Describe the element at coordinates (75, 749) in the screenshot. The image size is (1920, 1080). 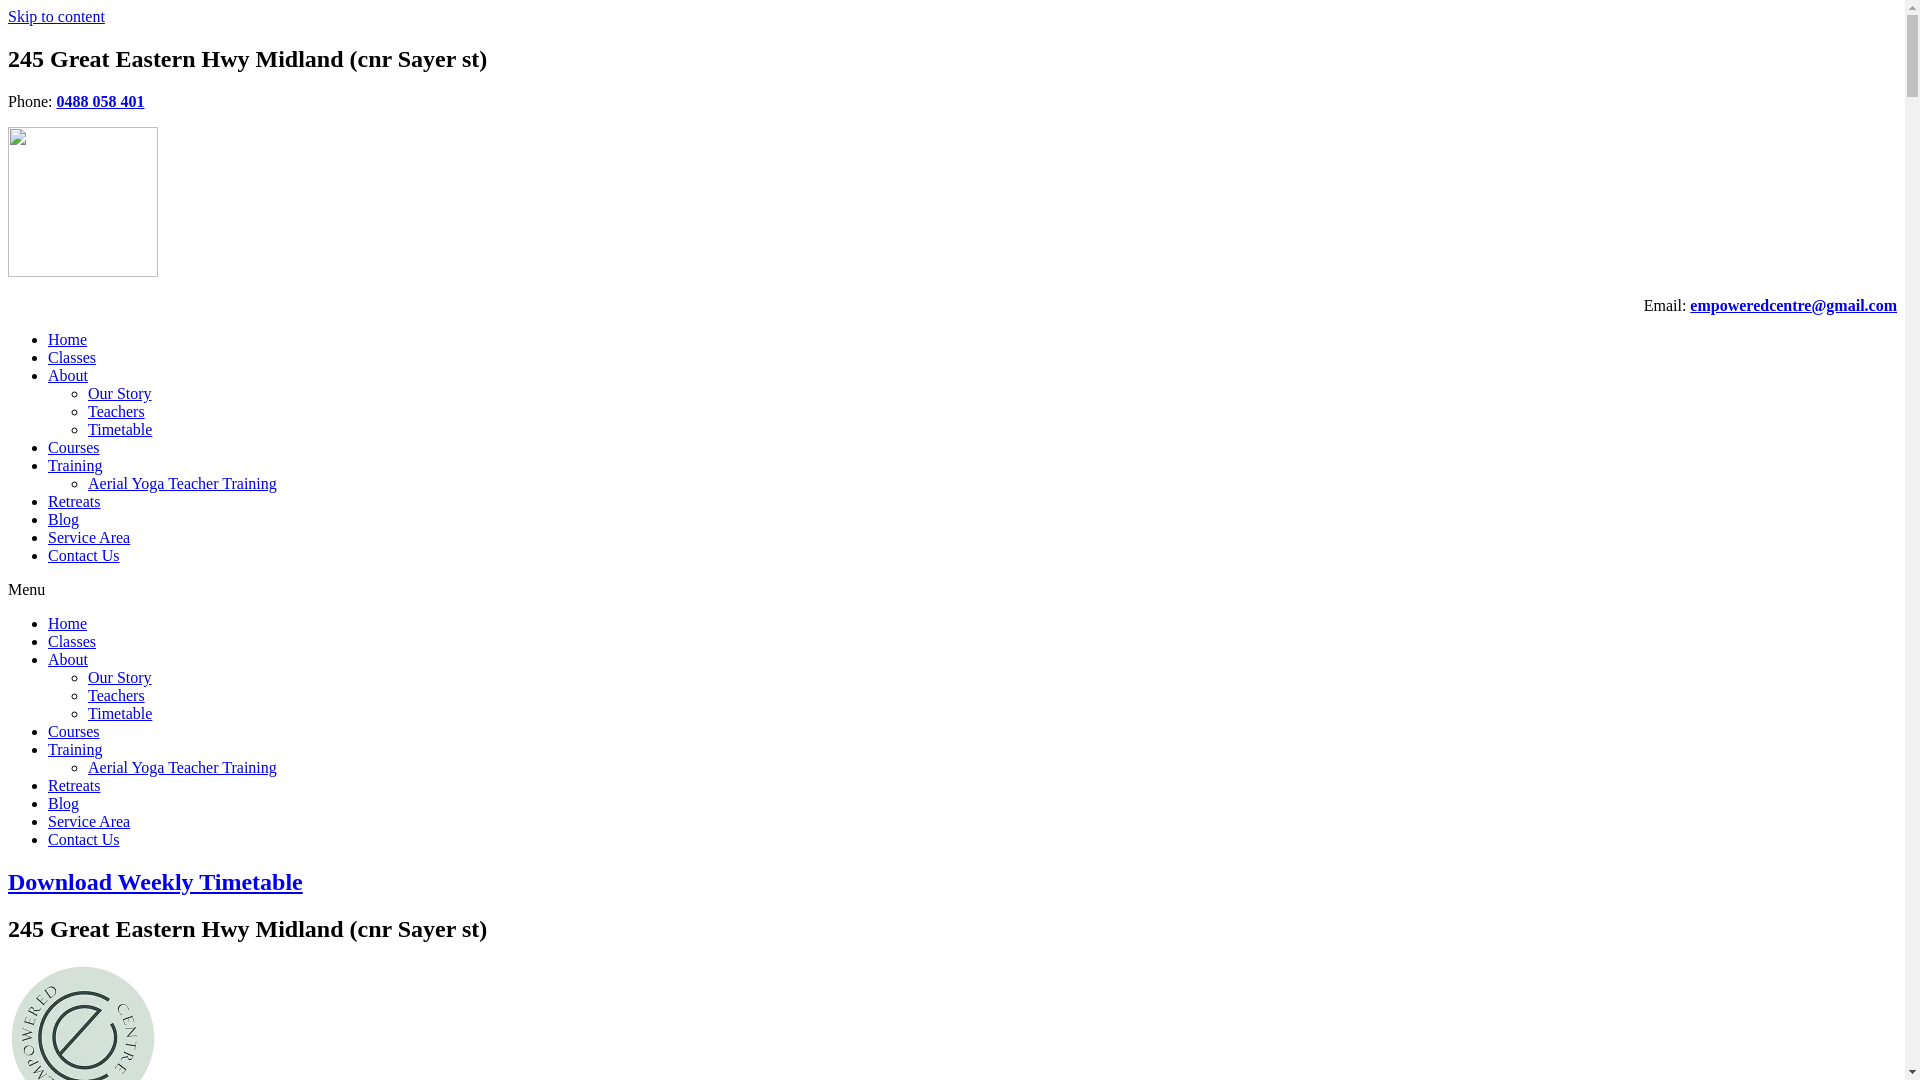
I see `'Training'` at that location.